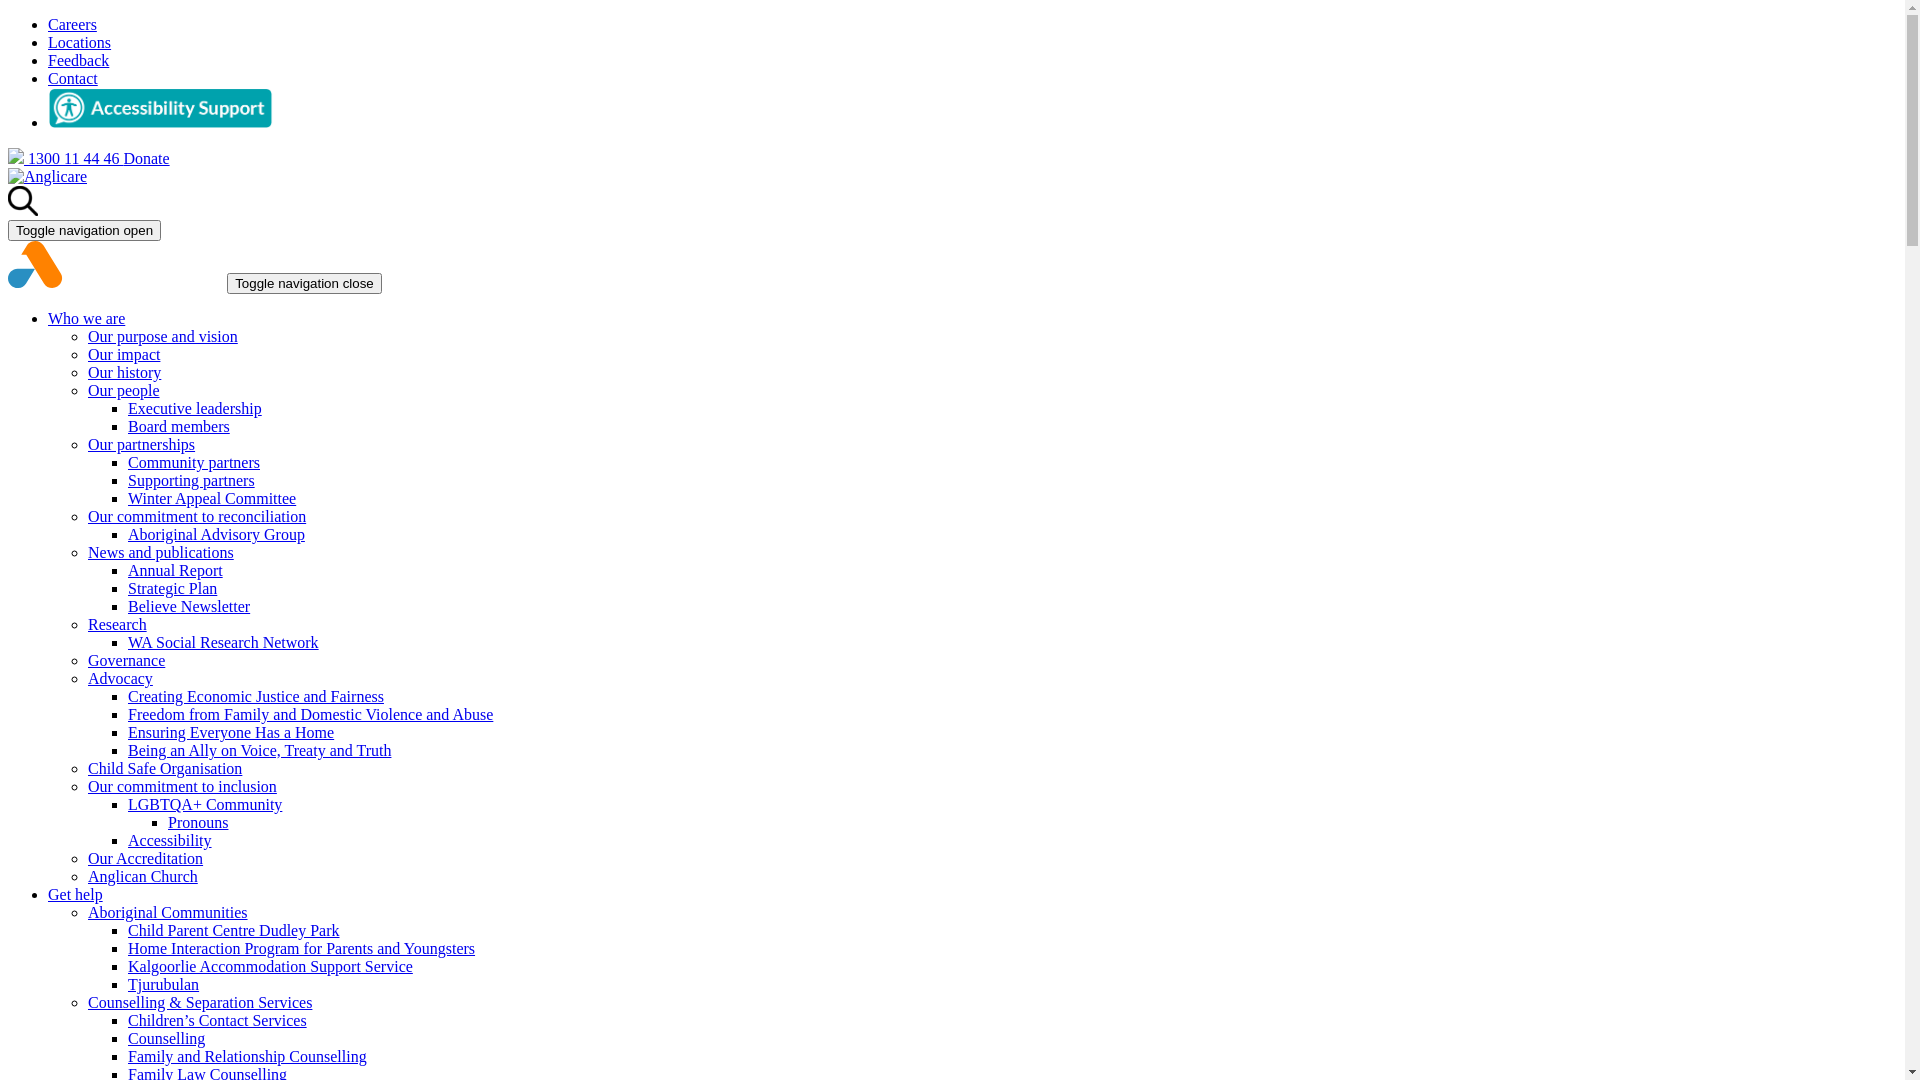 This screenshot has width=1920, height=1080. Describe the element at coordinates (127, 695) in the screenshot. I see `'Creating Economic Justice and Fairness'` at that location.